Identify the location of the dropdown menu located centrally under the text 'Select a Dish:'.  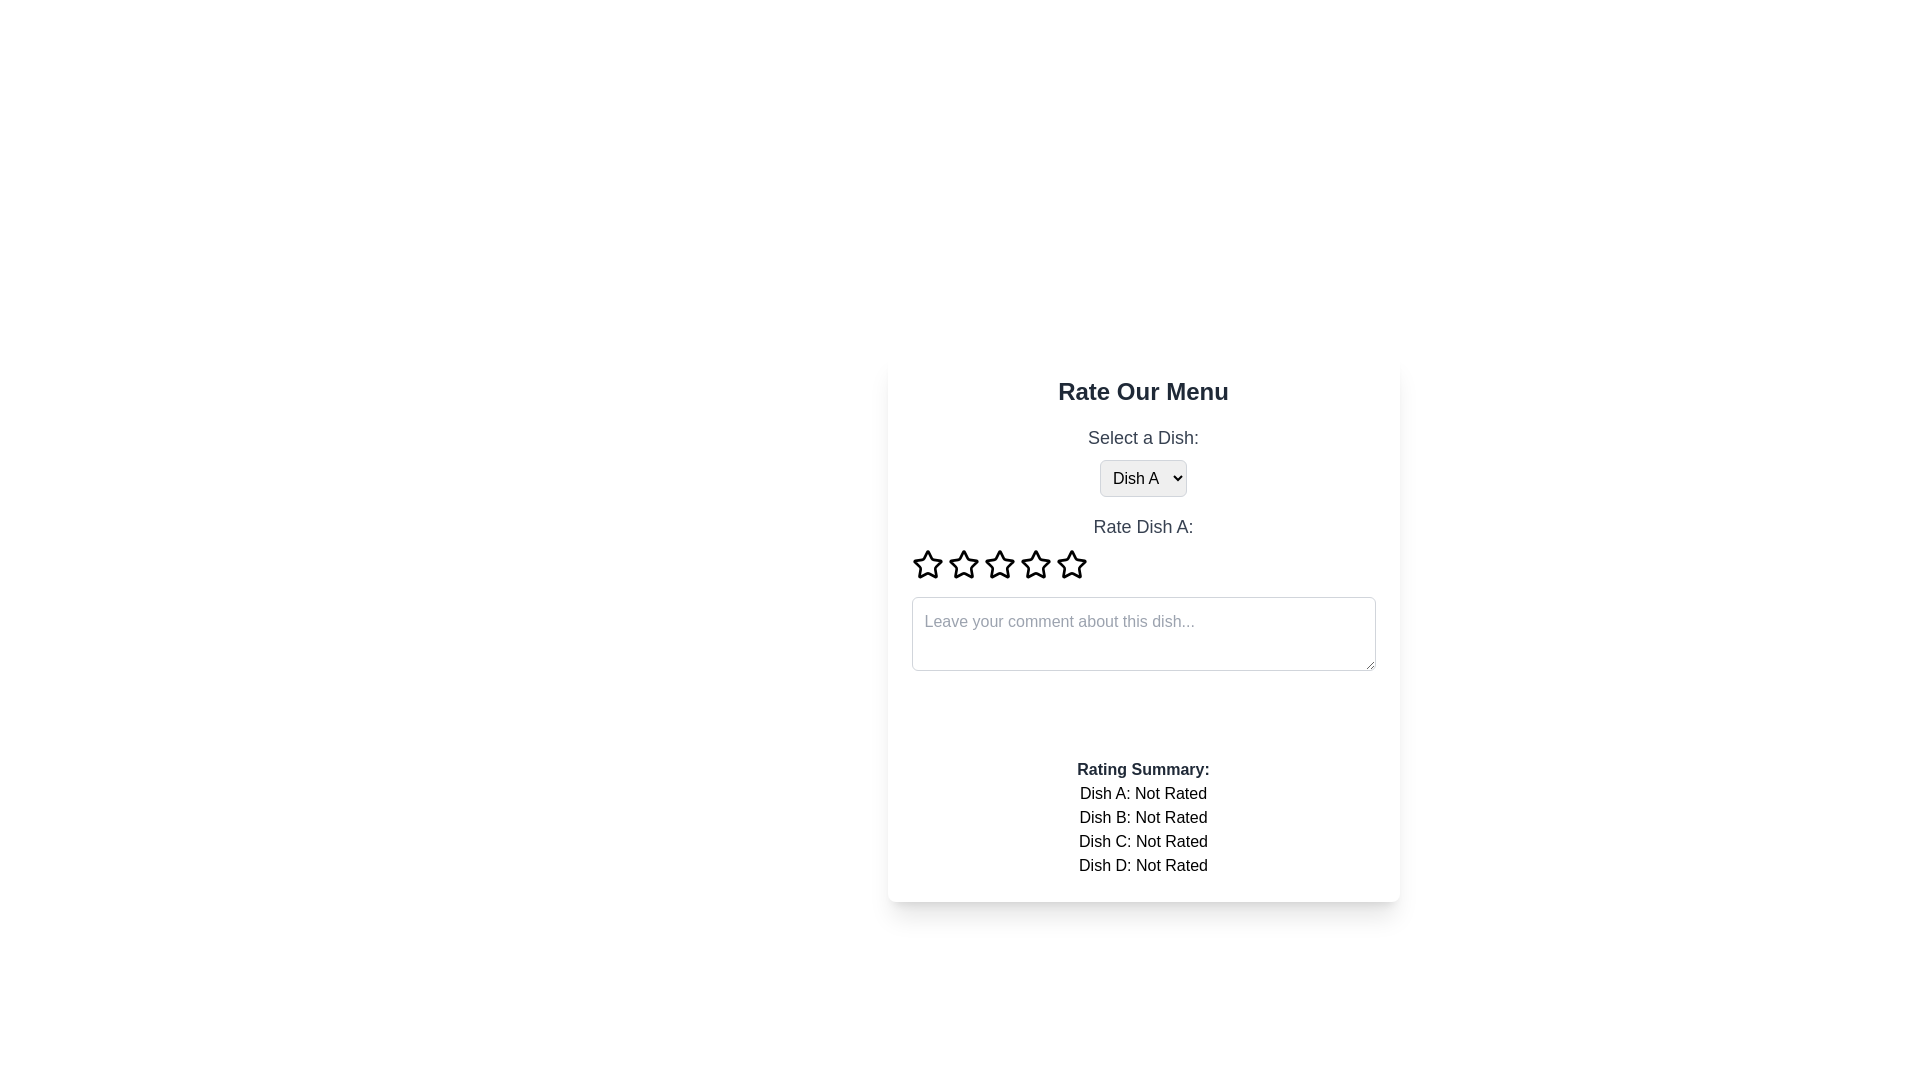
(1143, 478).